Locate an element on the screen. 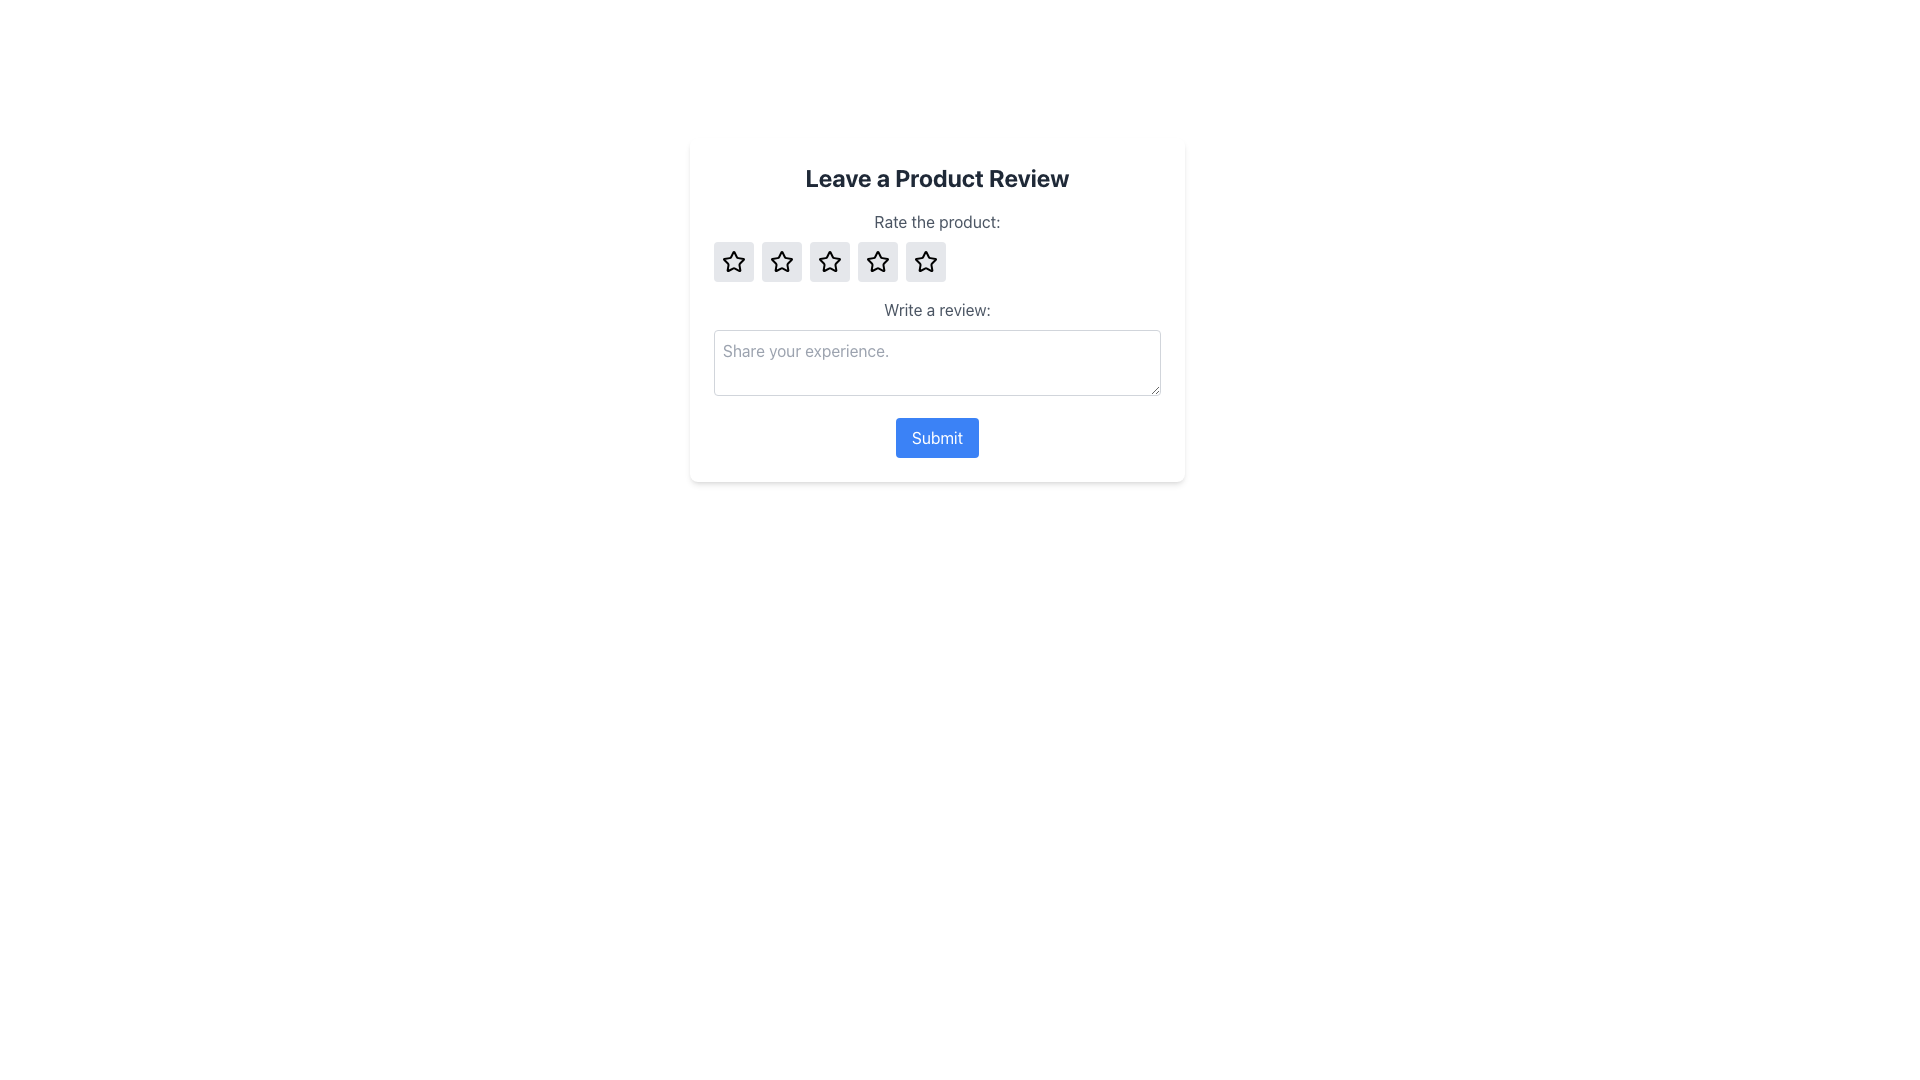 This screenshot has width=1920, height=1080. the third star-shaped icon is located at coordinates (830, 261).